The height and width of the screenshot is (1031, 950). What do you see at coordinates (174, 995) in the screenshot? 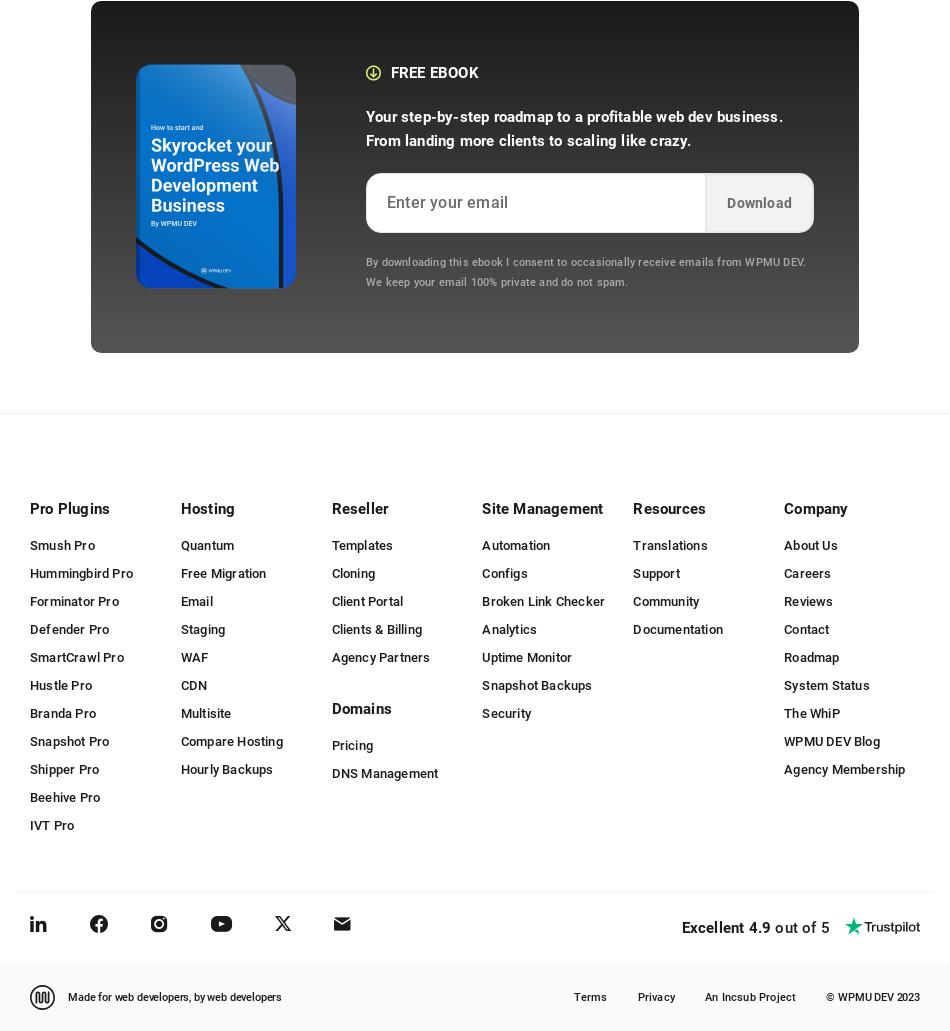
I see `'Made for web developers, by web developers'` at bounding box center [174, 995].